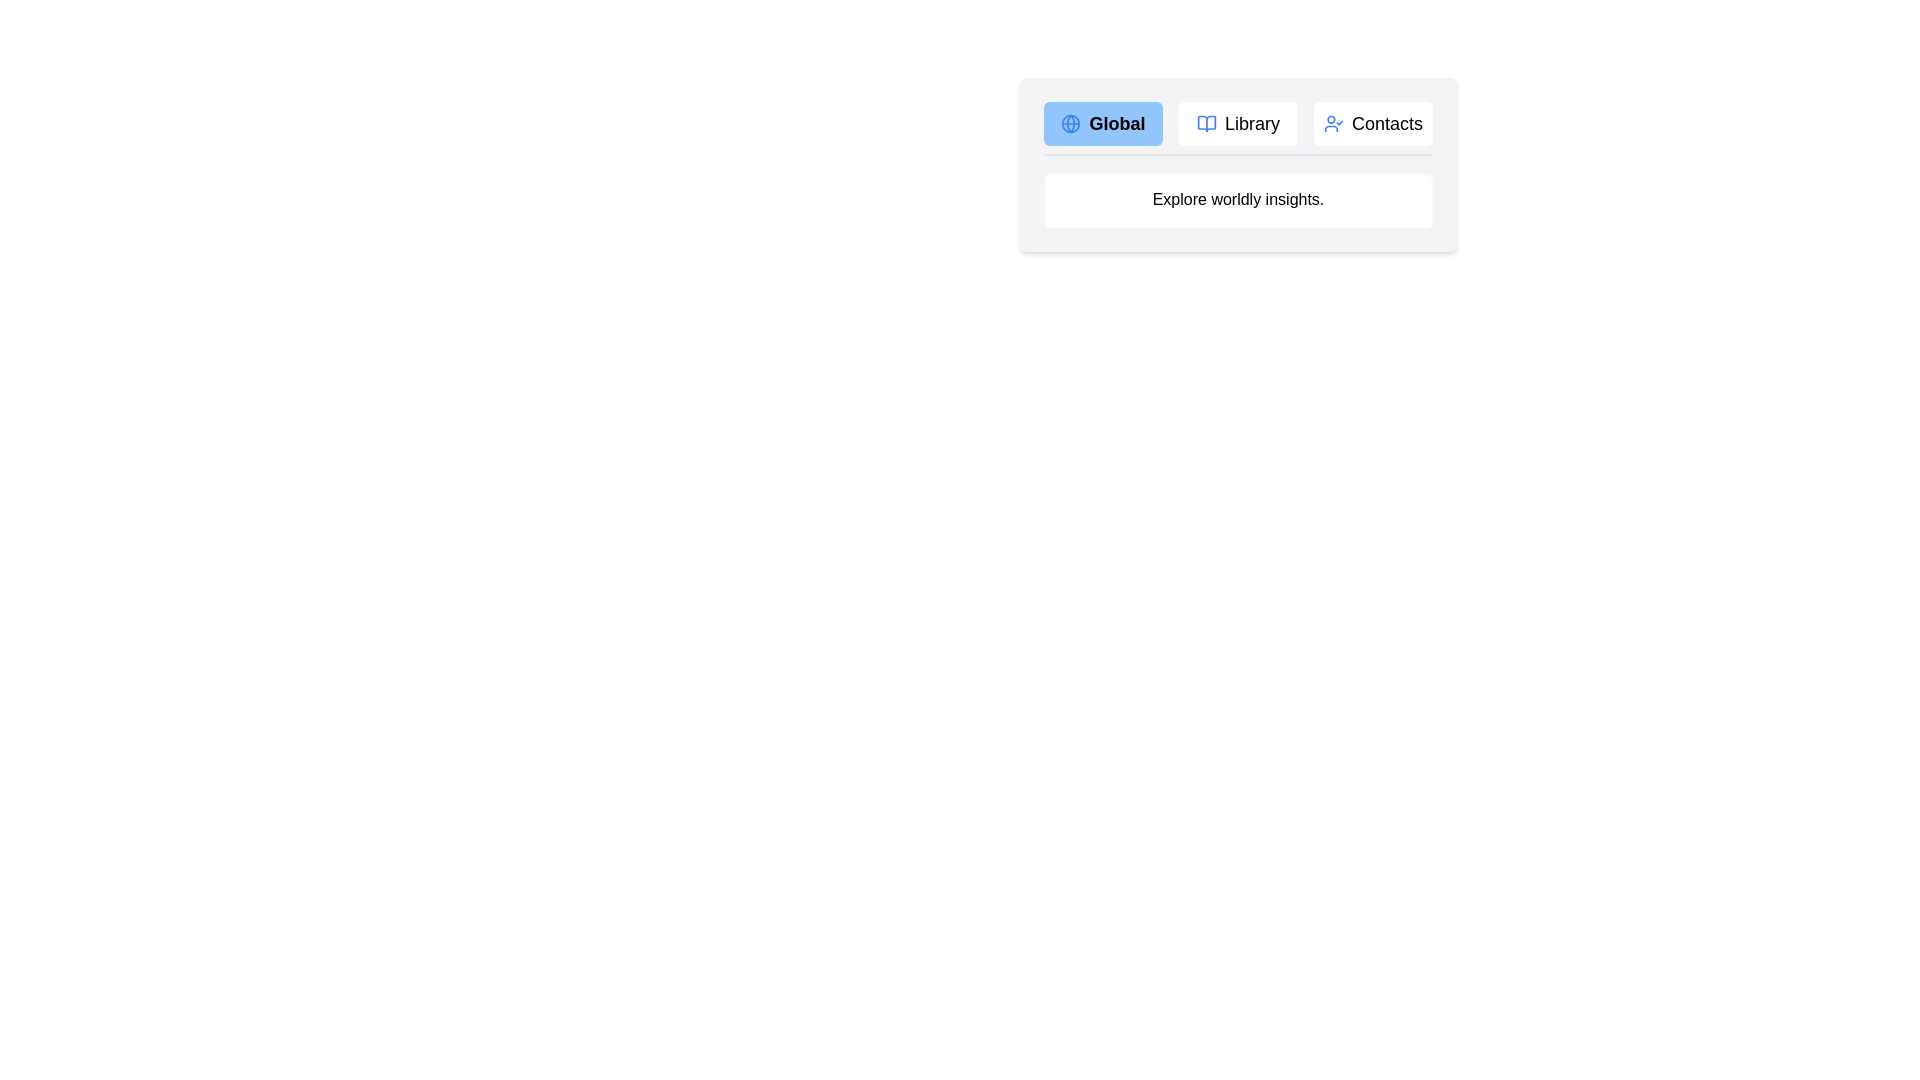 Image resolution: width=1920 pixels, height=1080 pixels. What do you see at coordinates (1102, 123) in the screenshot?
I see `the Global tab` at bounding box center [1102, 123].